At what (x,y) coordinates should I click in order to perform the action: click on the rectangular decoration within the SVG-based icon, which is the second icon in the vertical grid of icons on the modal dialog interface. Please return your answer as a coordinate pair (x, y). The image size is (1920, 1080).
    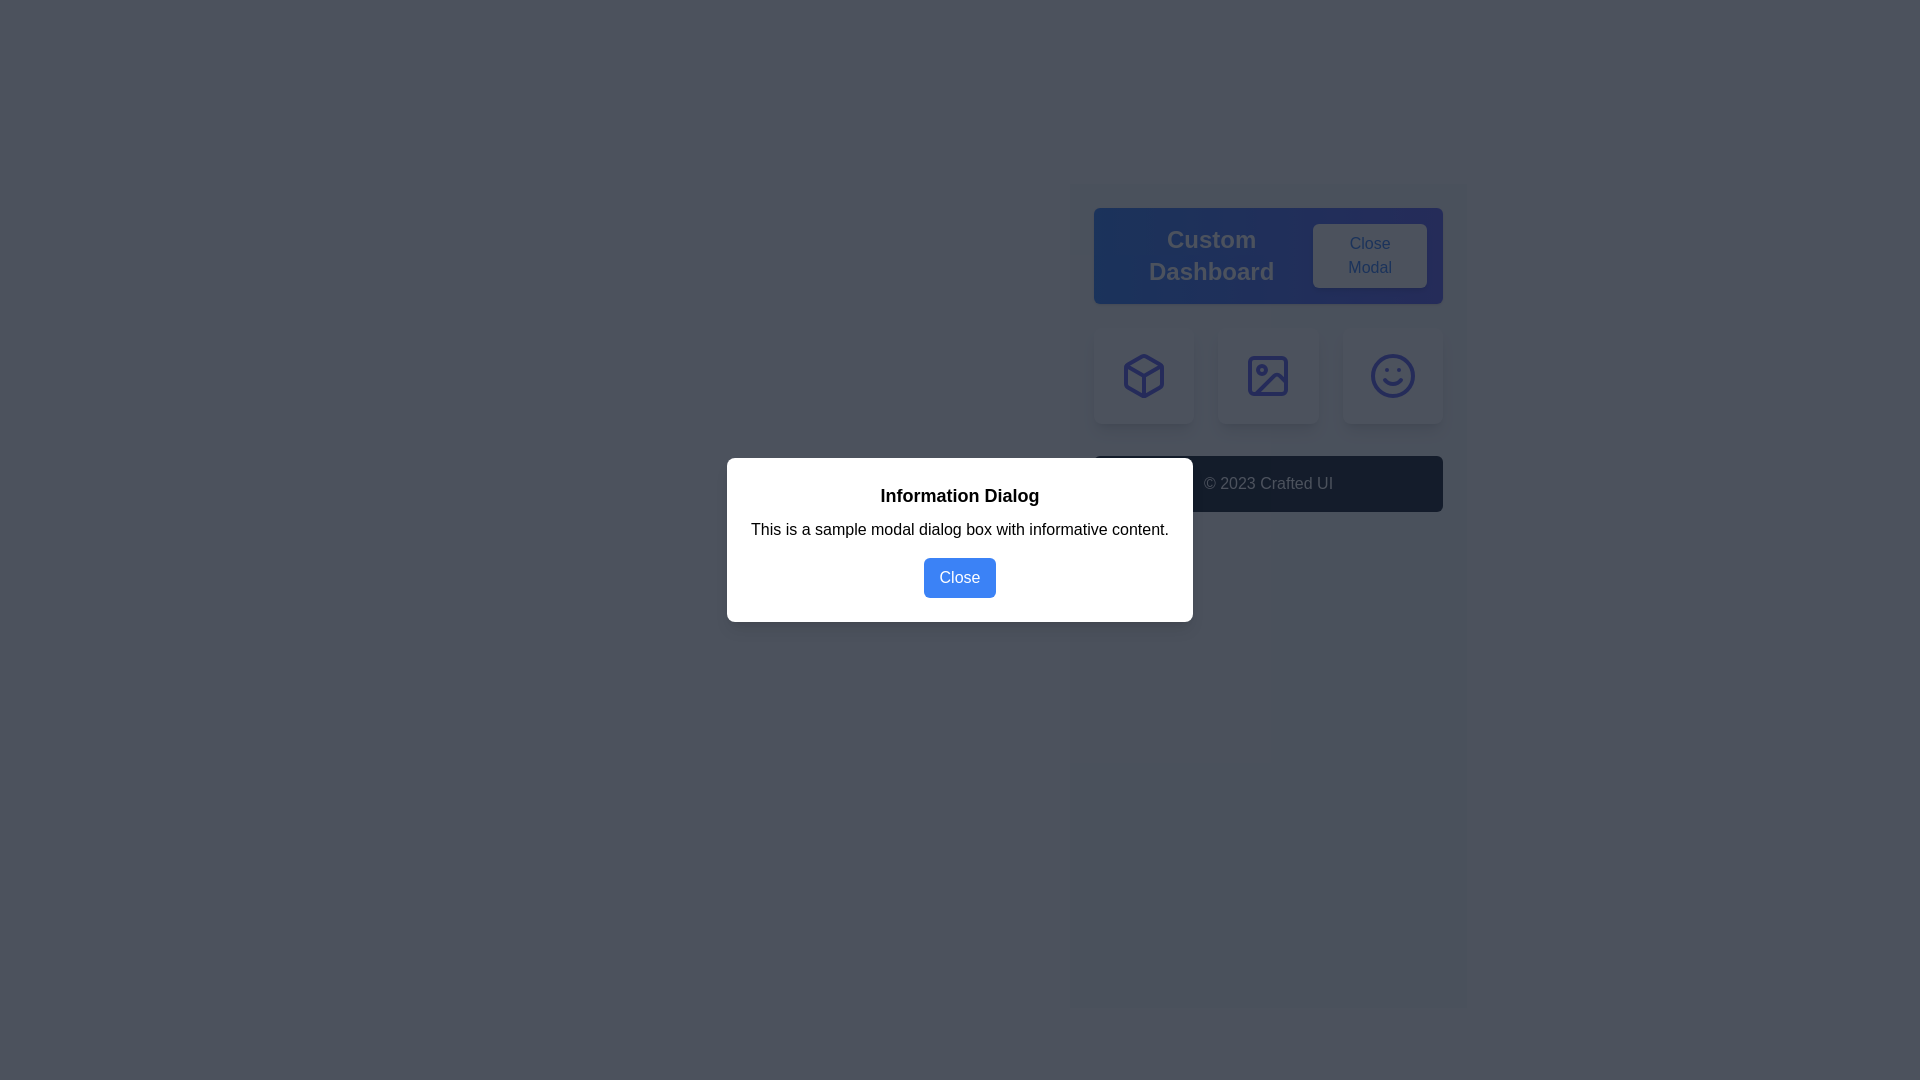
    Looking at the image, I should click on (1267, 375).